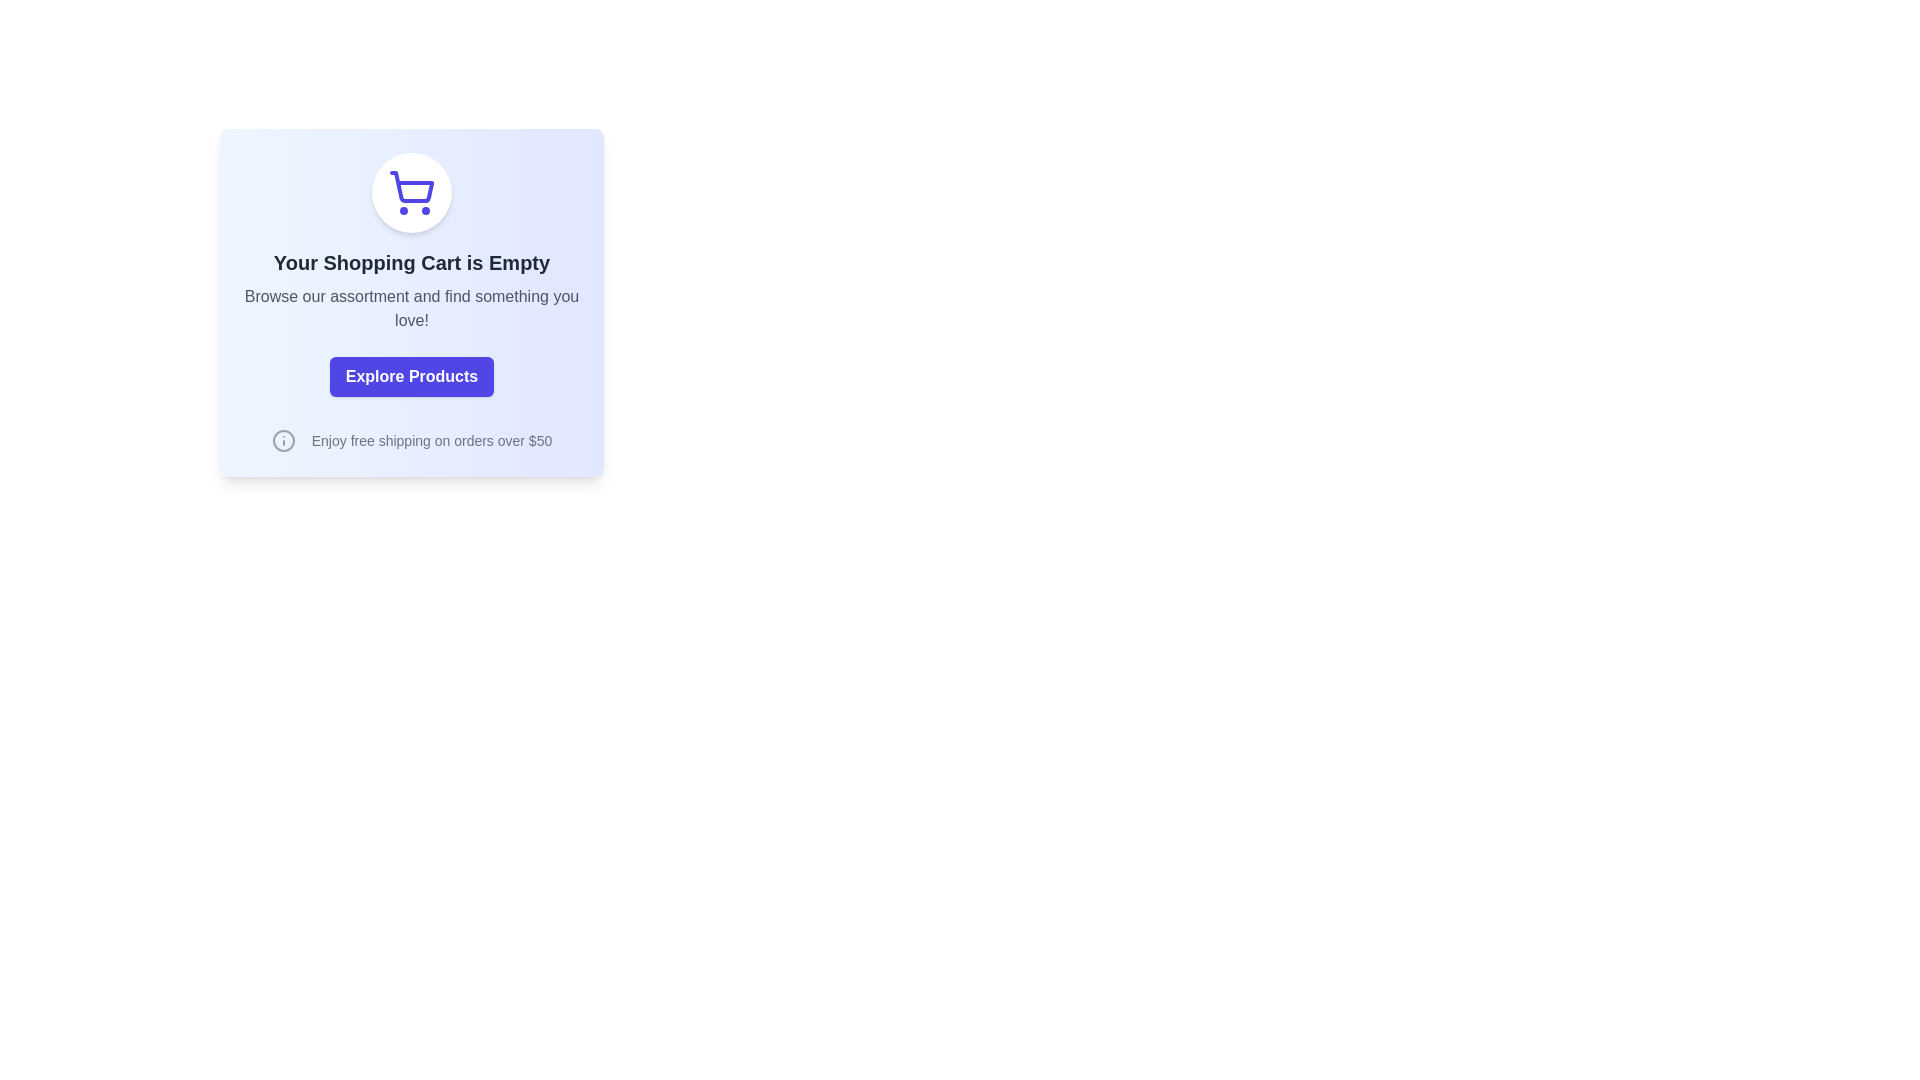 This screenshot has width=1920, height=1080. I want to click on the Informational Label that contains the text 'Enjoy free shipping on orders over $50' and an encircled 'i' icon, located below the 'Explore Products' button, so click(411, 439).